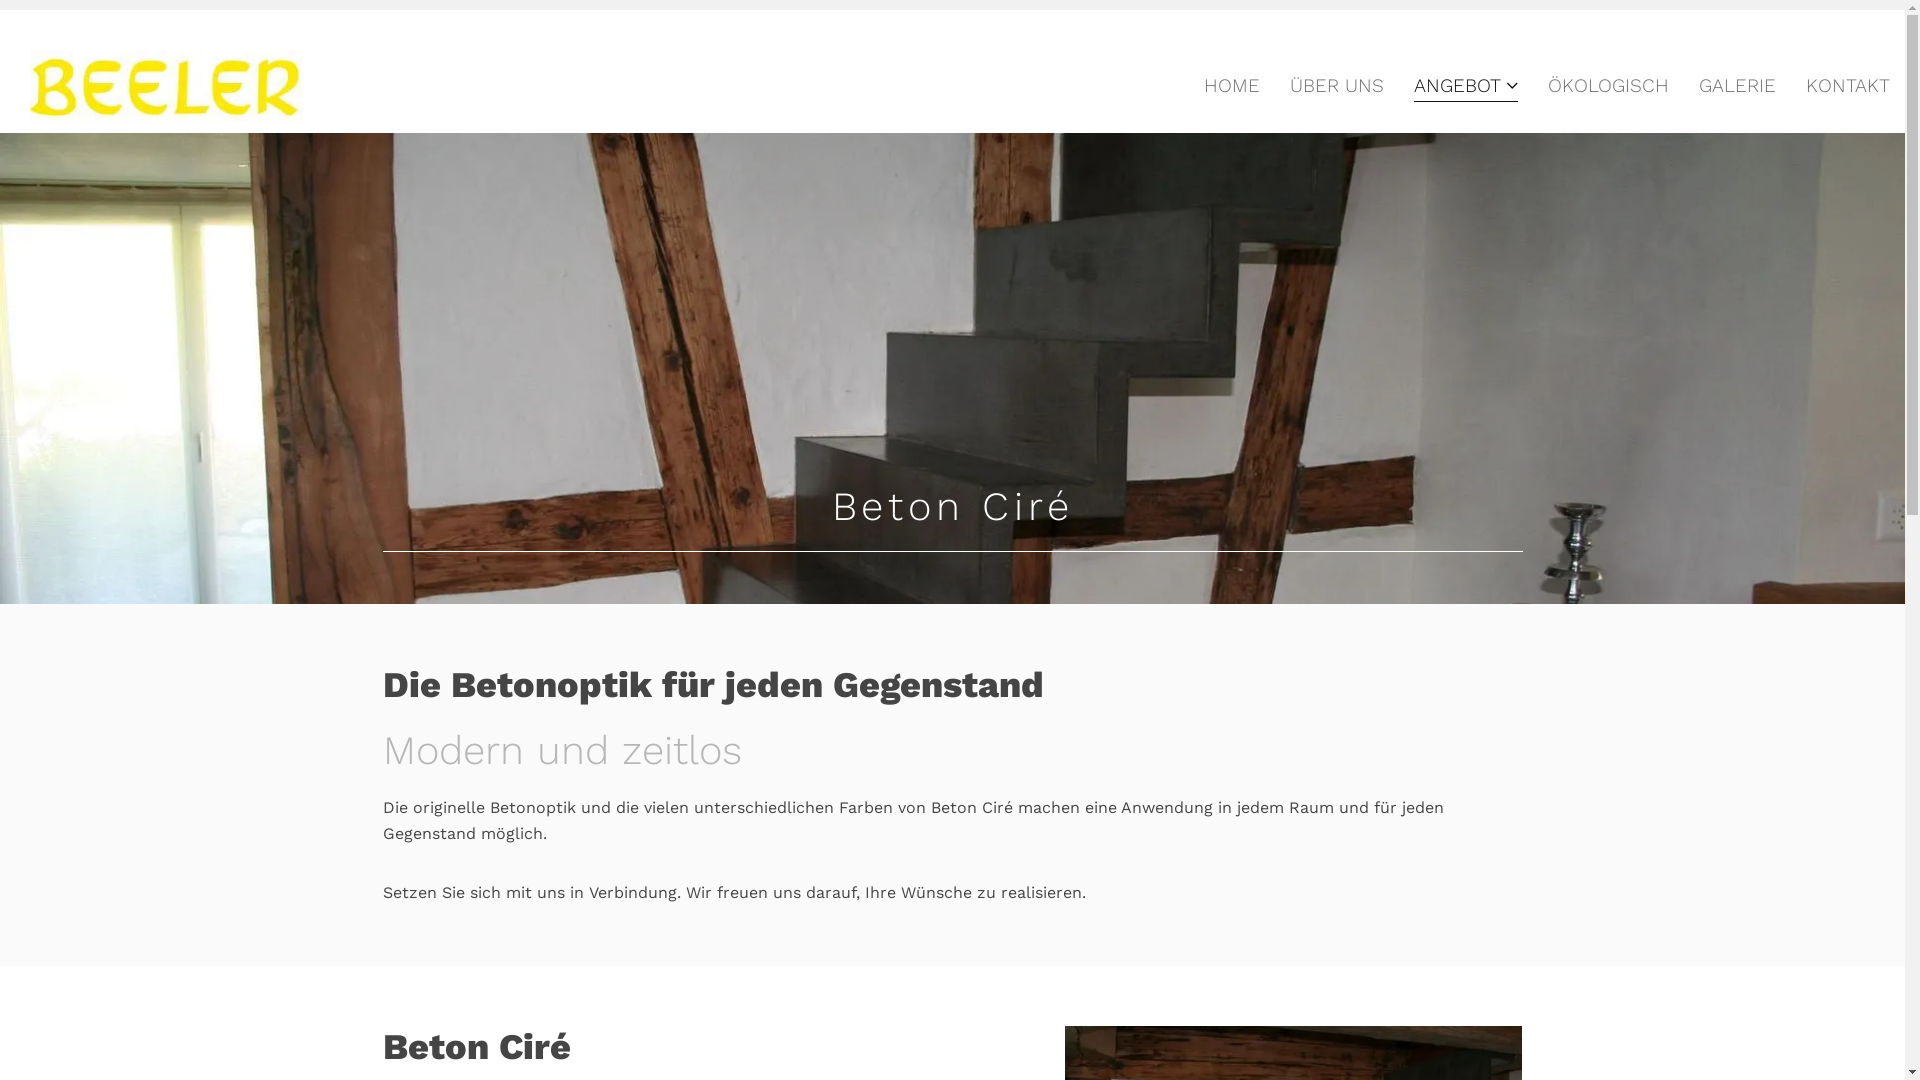 Image resolution: width=1920 pixels, height=1080 pixels. Describe the element at coordinates (1231, 83) in the screenshot. I see `'HOME'` at that location.